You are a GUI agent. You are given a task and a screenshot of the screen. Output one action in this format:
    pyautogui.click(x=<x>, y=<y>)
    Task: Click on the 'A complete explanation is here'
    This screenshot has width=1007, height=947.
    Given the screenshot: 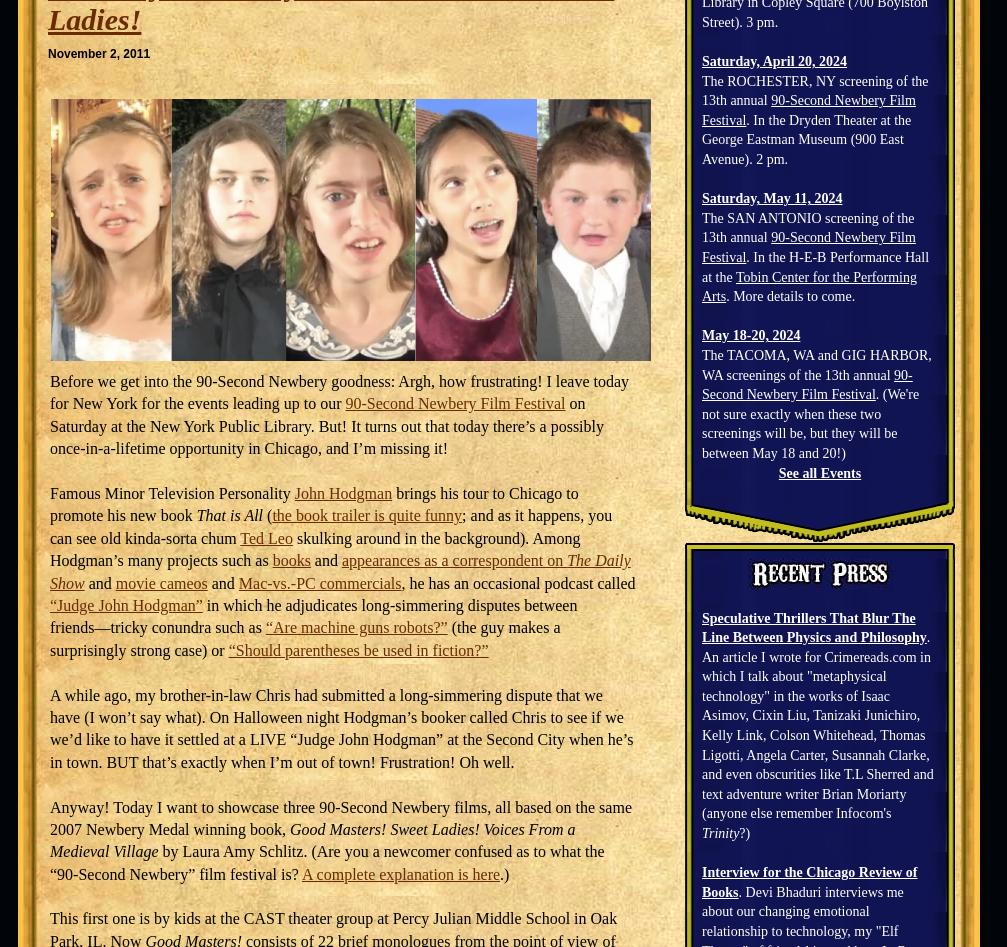 What is the action you would take?
    pyautogui.click(x=300, y=872)
    